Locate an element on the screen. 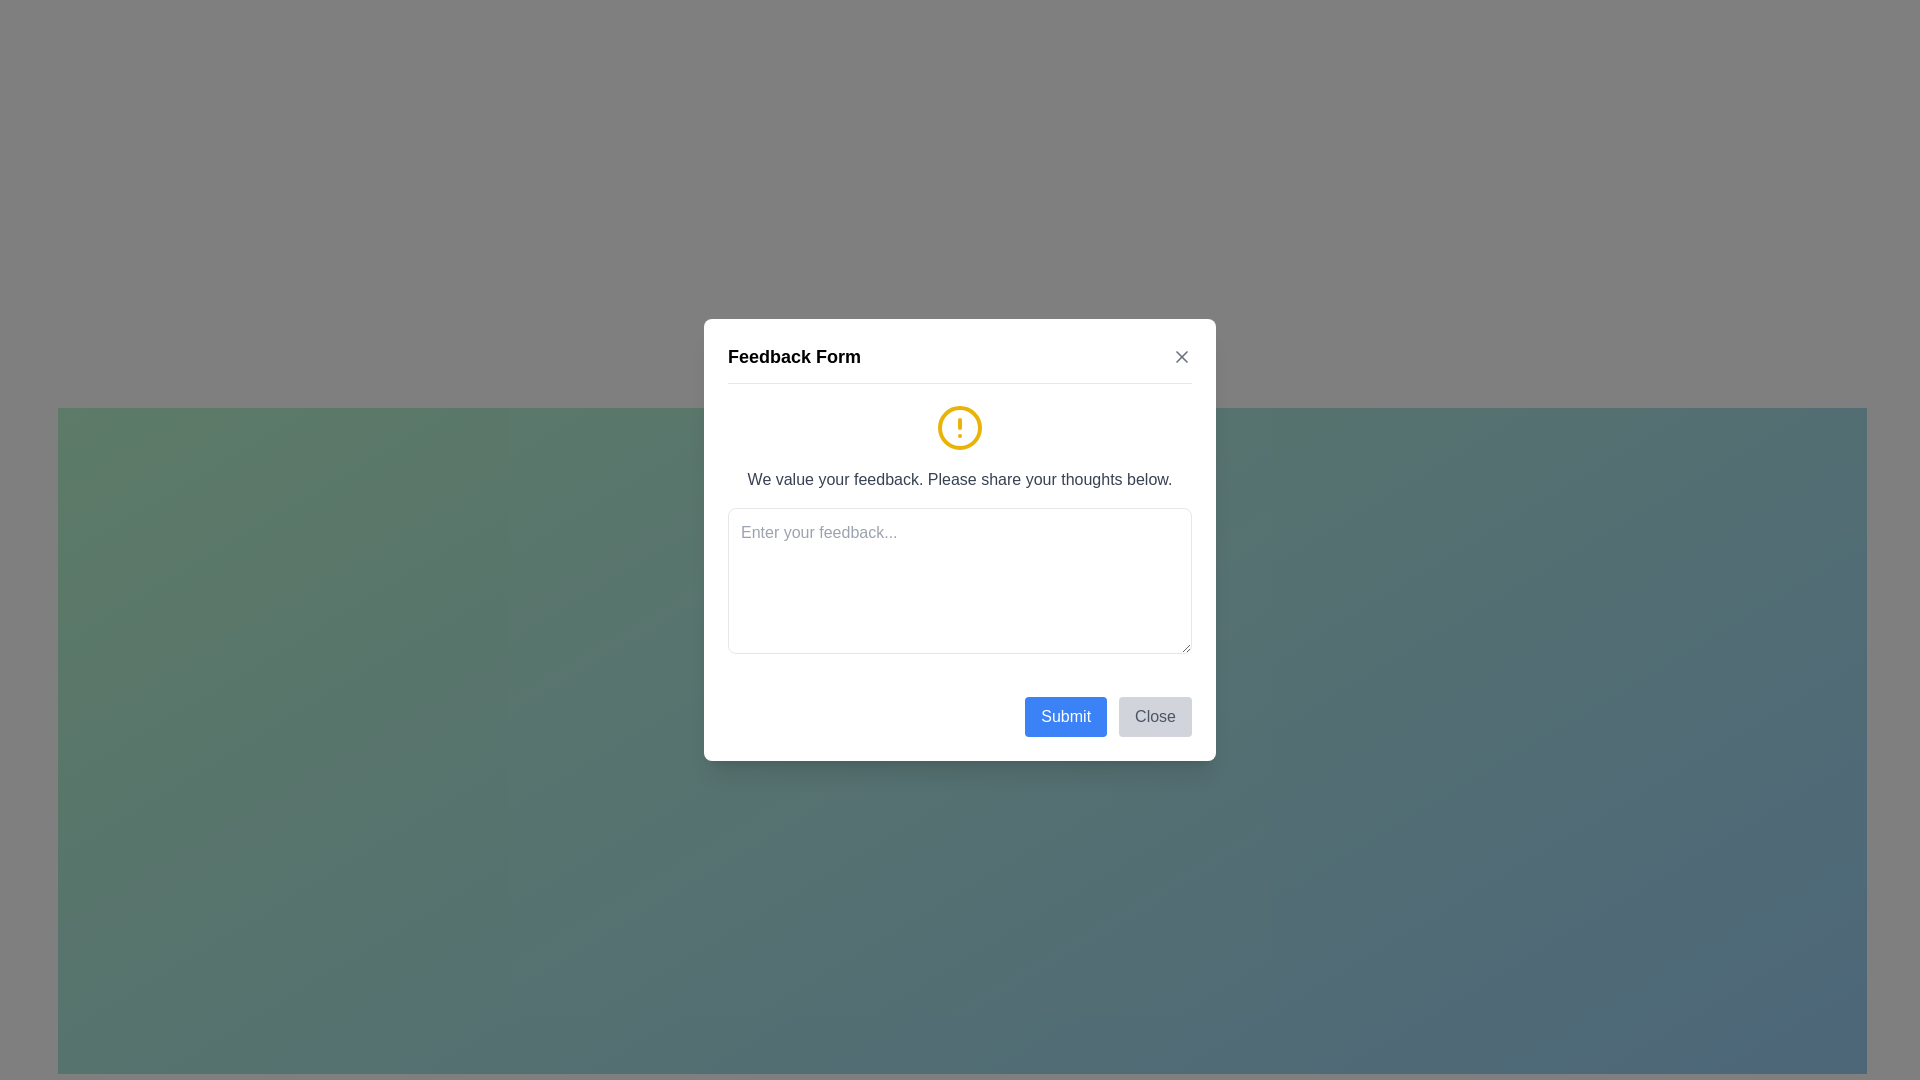 Image resolution: width=1920 pixels, height=1080 pixels. the informational text located below the yellow circular alert icon in the modal dialog box, which provides context and instructions for the user regarding the feedback form is located at coordinates (960, 479).